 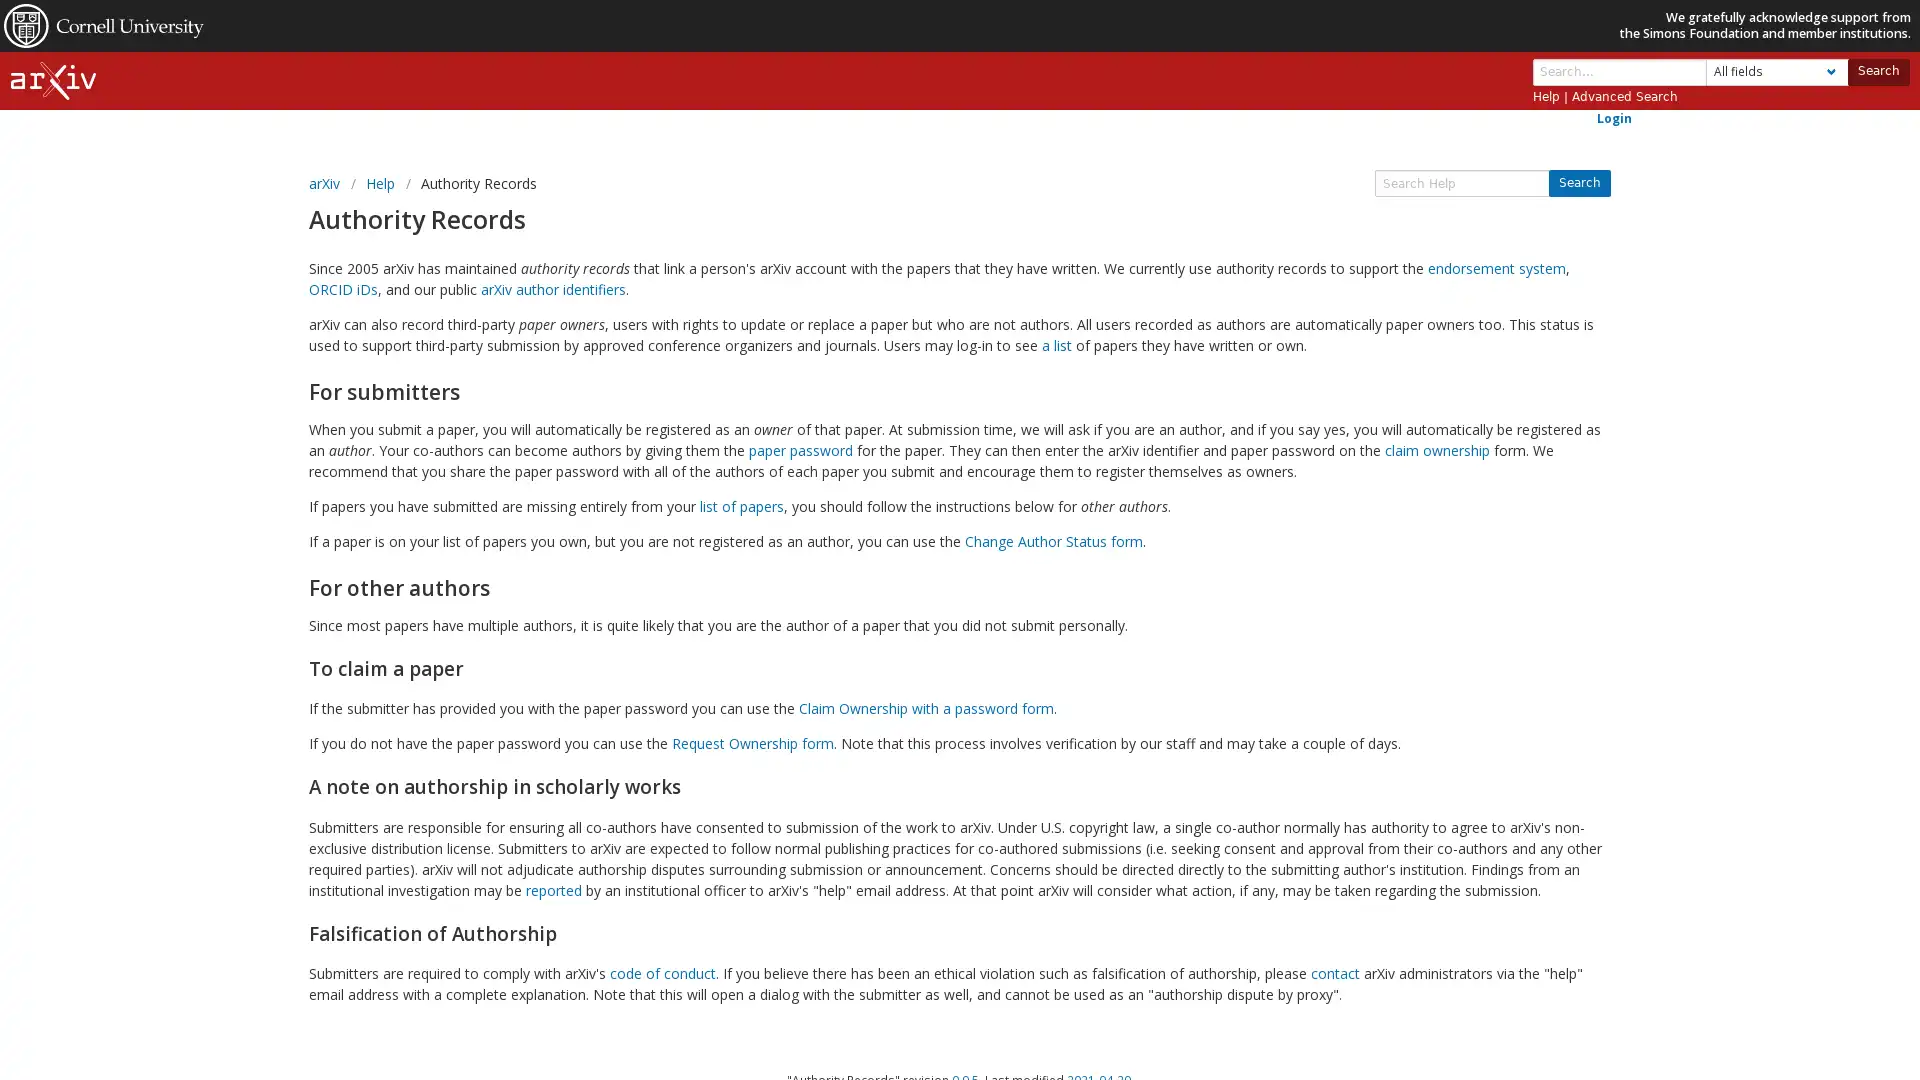 What do you see at coordinates (1578, 183) in the screenshot?
I see `Search` at bounding box center [1578, 183].